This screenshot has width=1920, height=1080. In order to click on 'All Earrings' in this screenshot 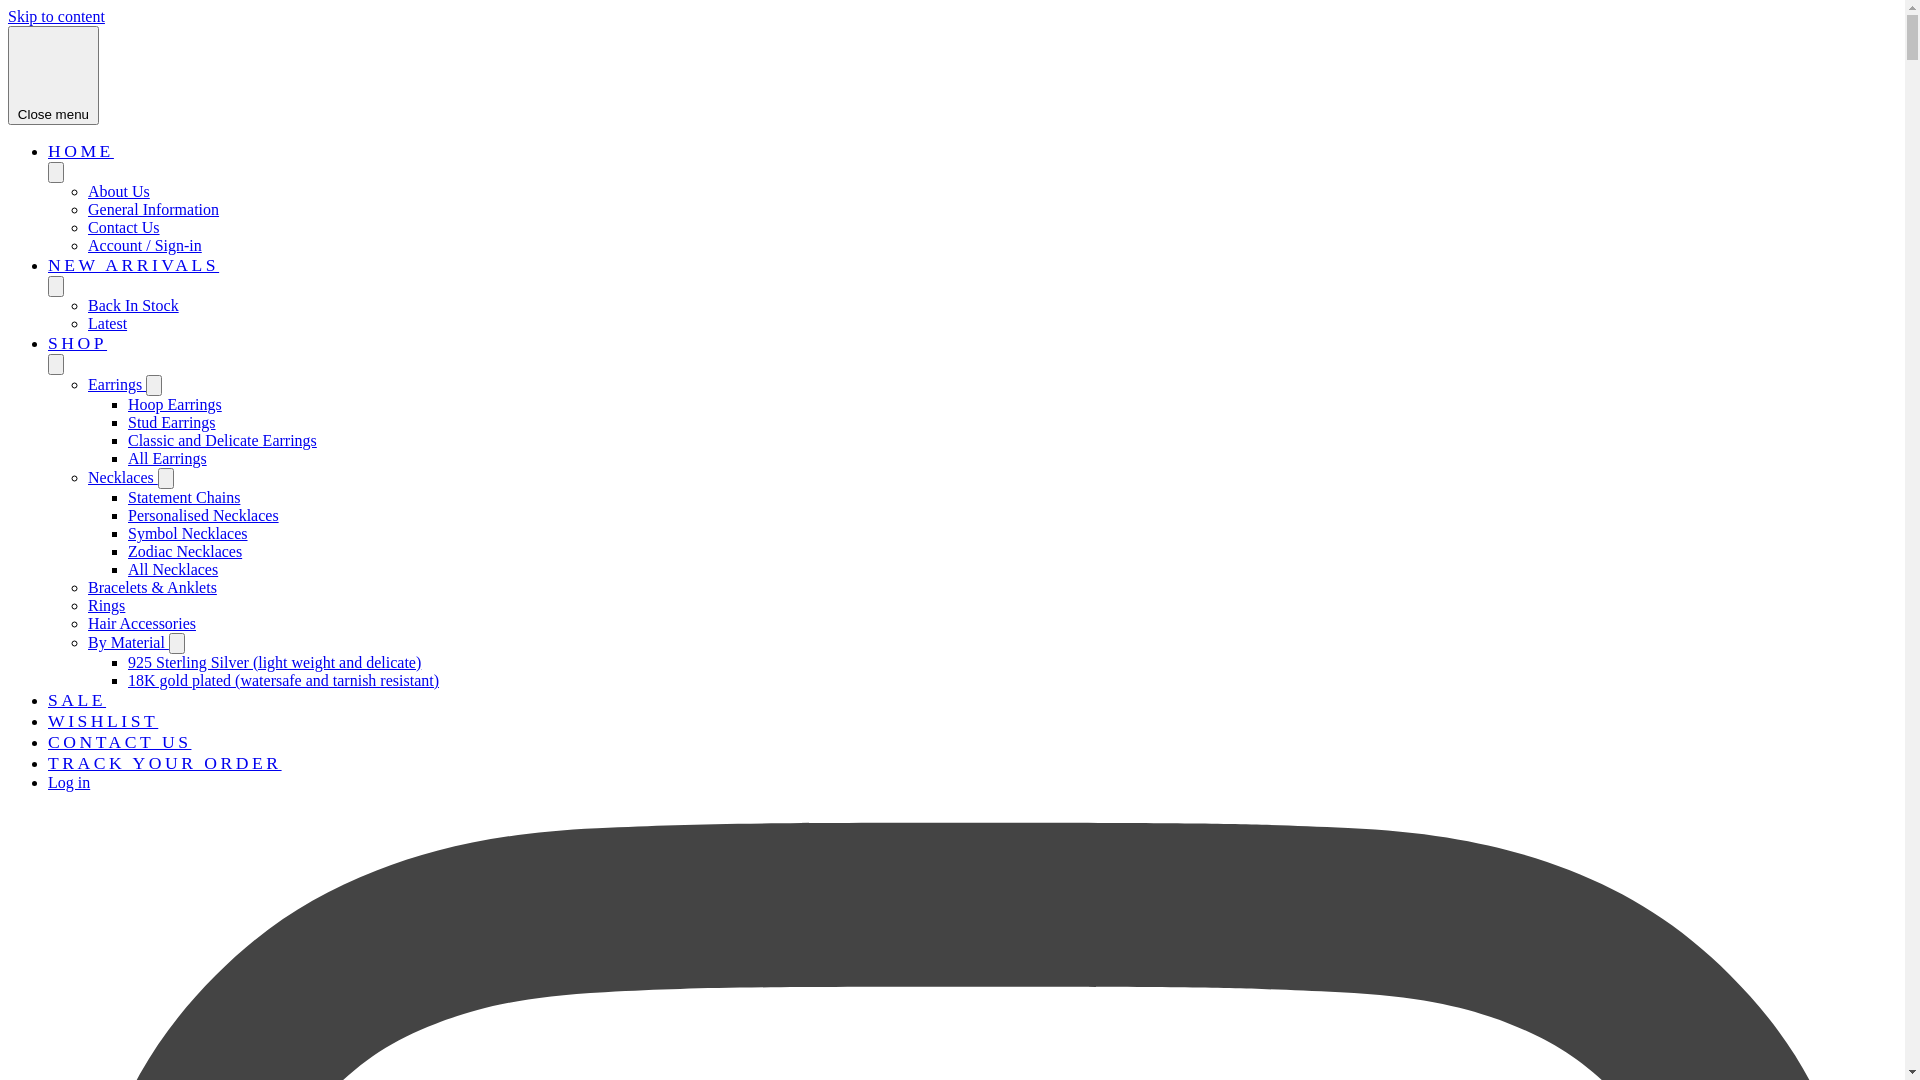, I will do `click(167, 458)`.